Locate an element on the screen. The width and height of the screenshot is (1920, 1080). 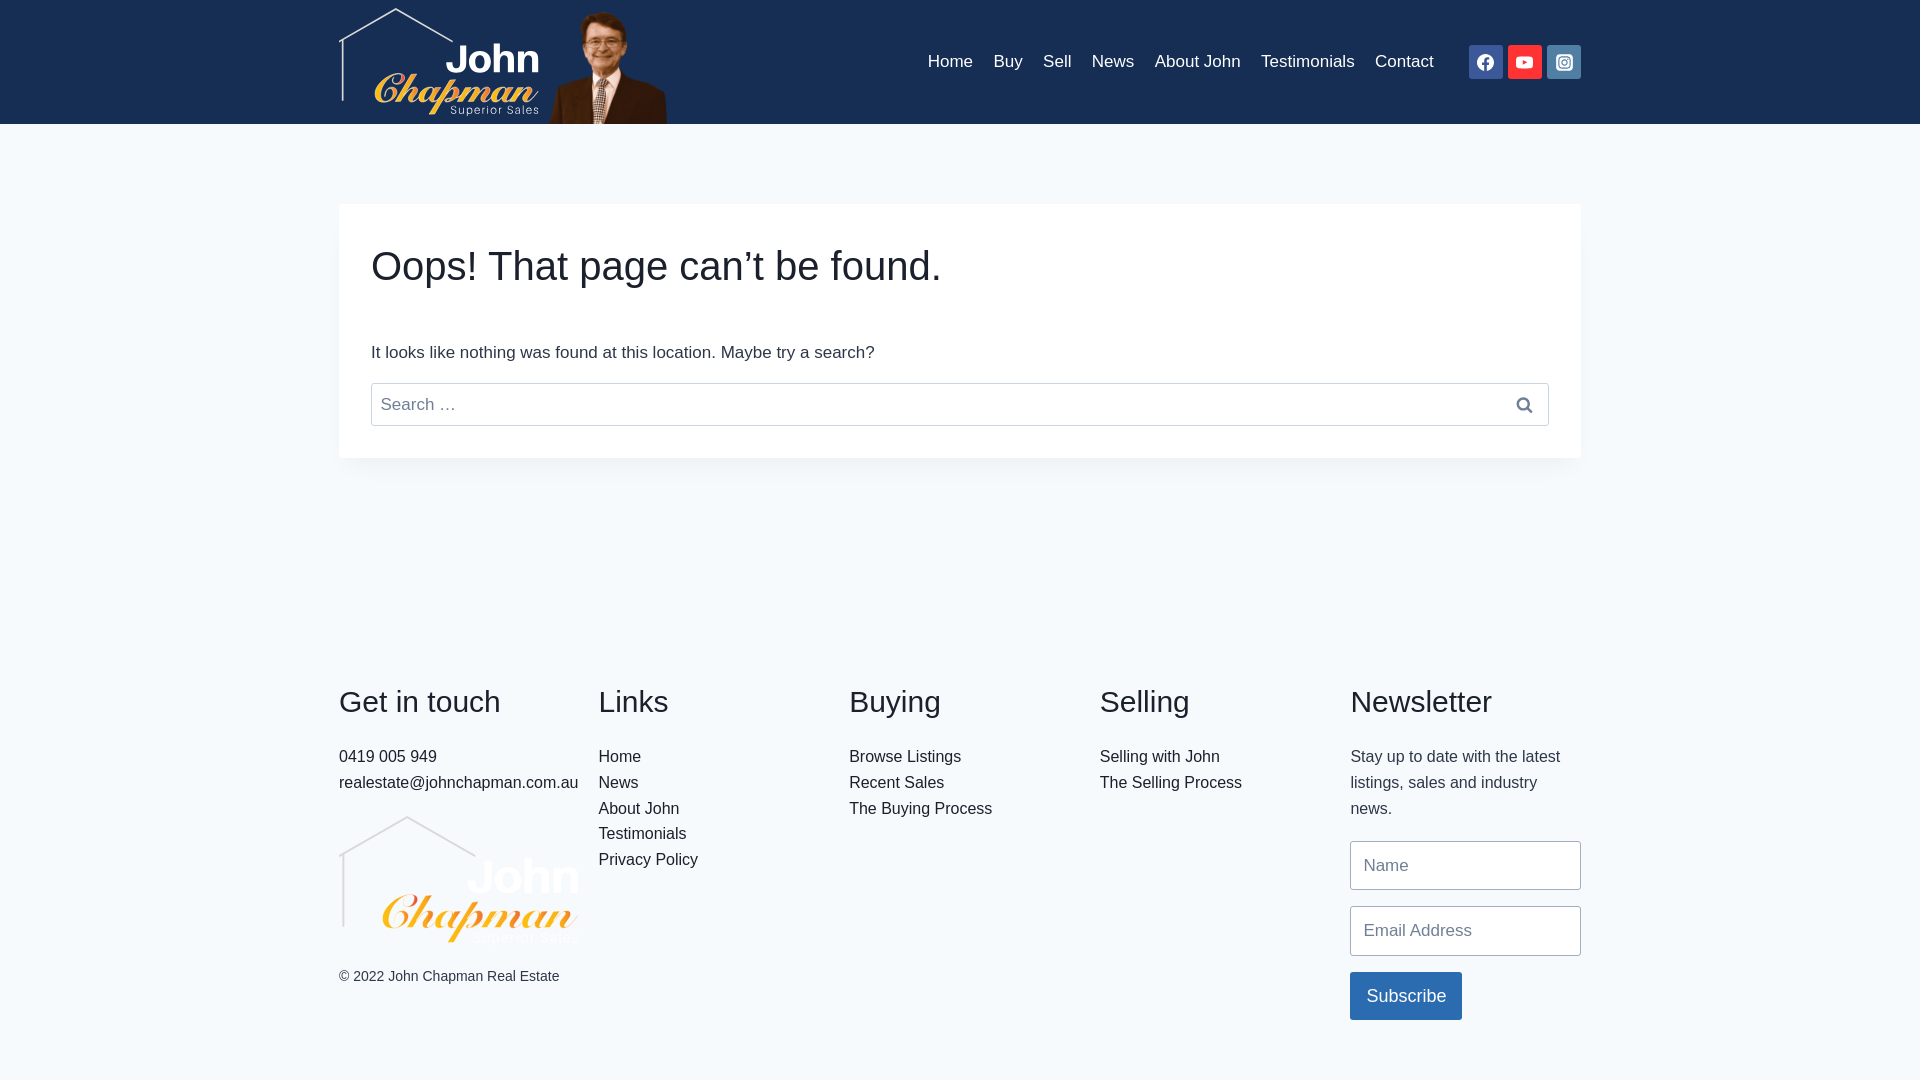
'Sell' is located at coordinates (1056, 60).